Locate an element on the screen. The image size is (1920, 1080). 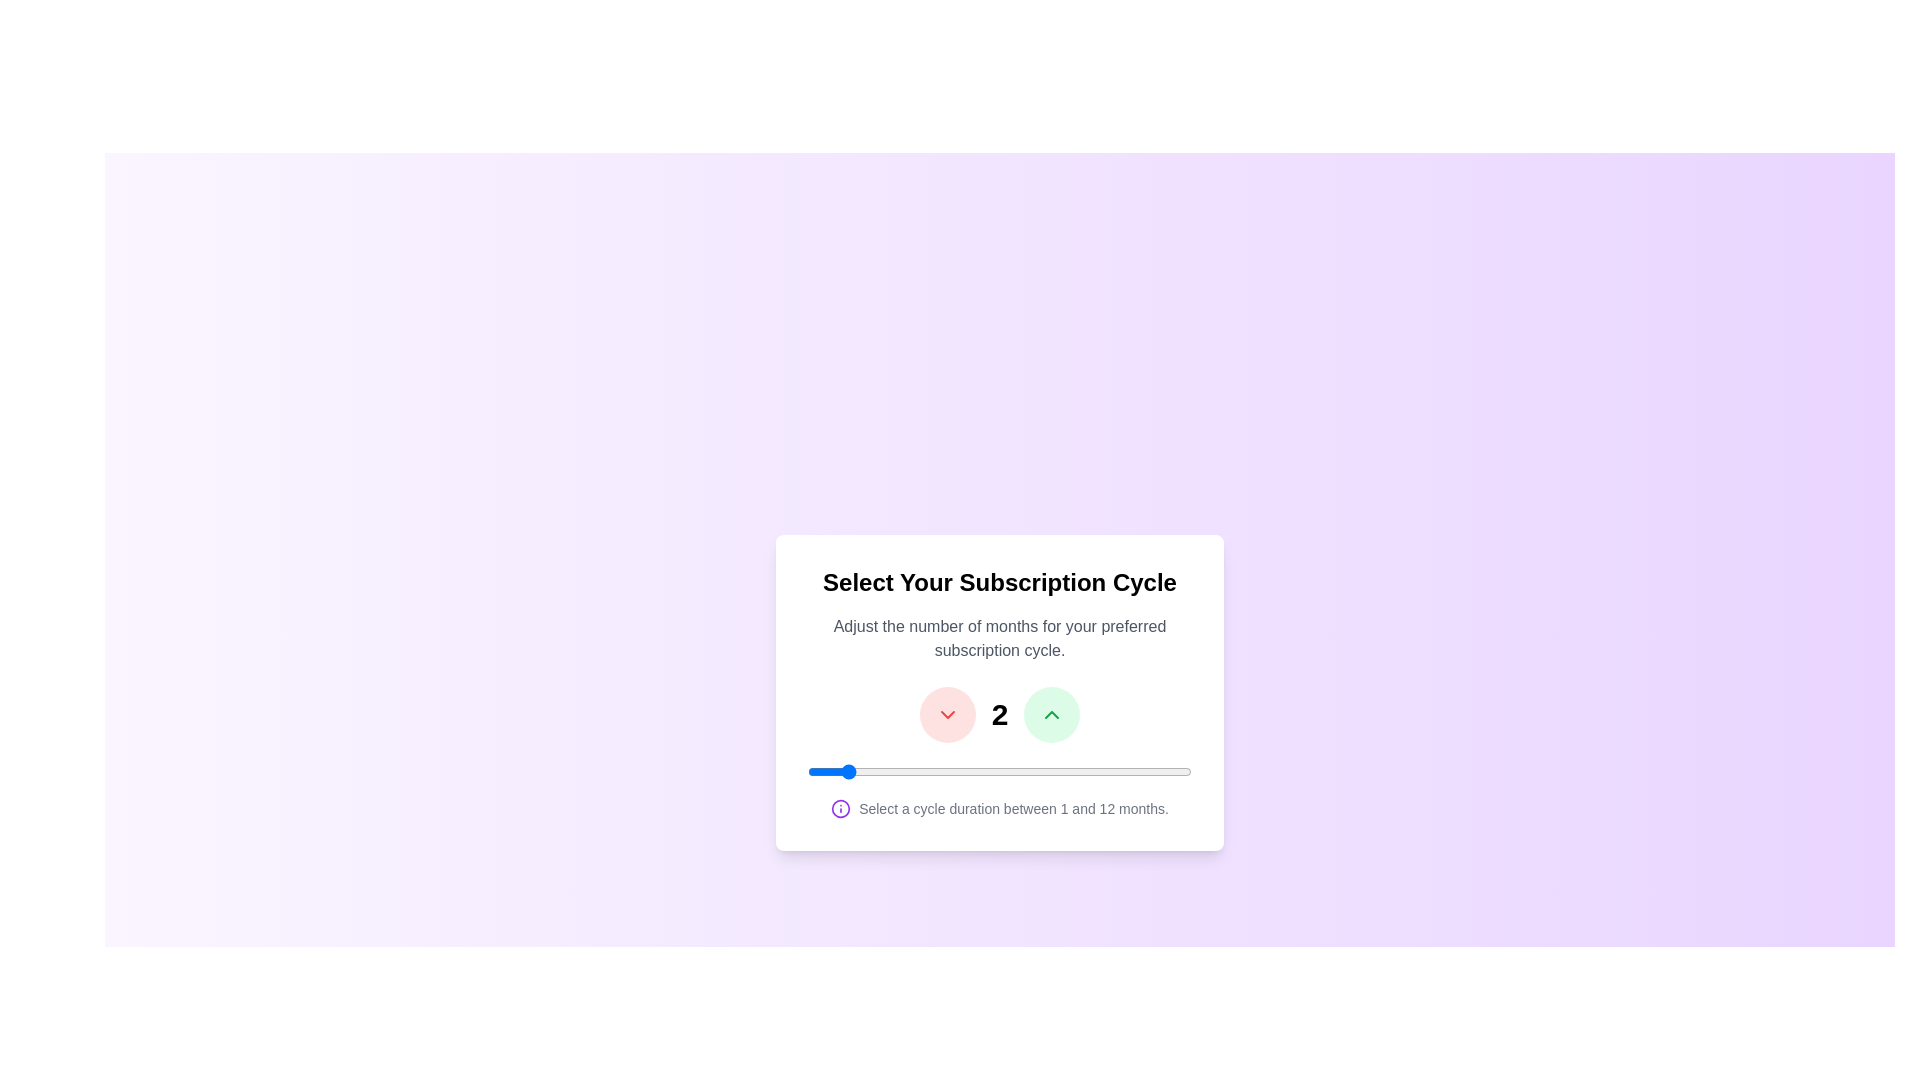
information displayed in the Text header, which serves as a section title for the subscription cycle selection interface is located at coordinates (999, 582).